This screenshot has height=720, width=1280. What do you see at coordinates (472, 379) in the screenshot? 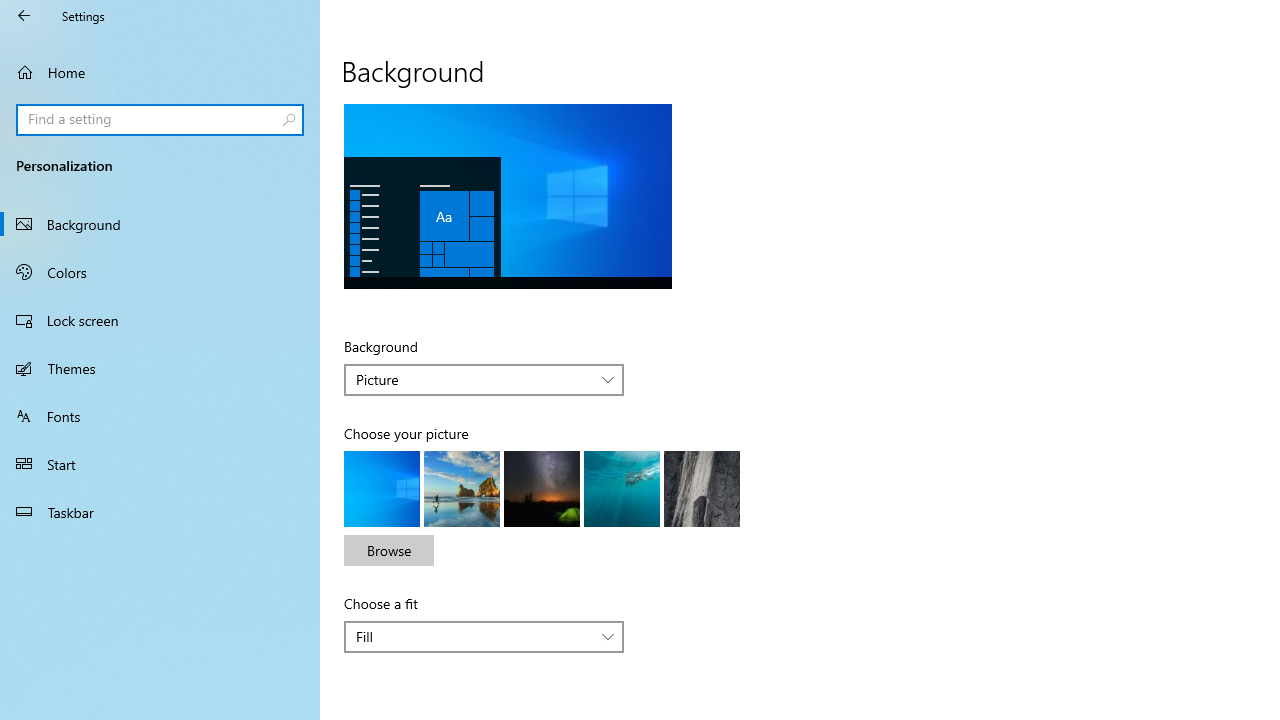
I see `'Picture'` at bounding box center [472, 379].